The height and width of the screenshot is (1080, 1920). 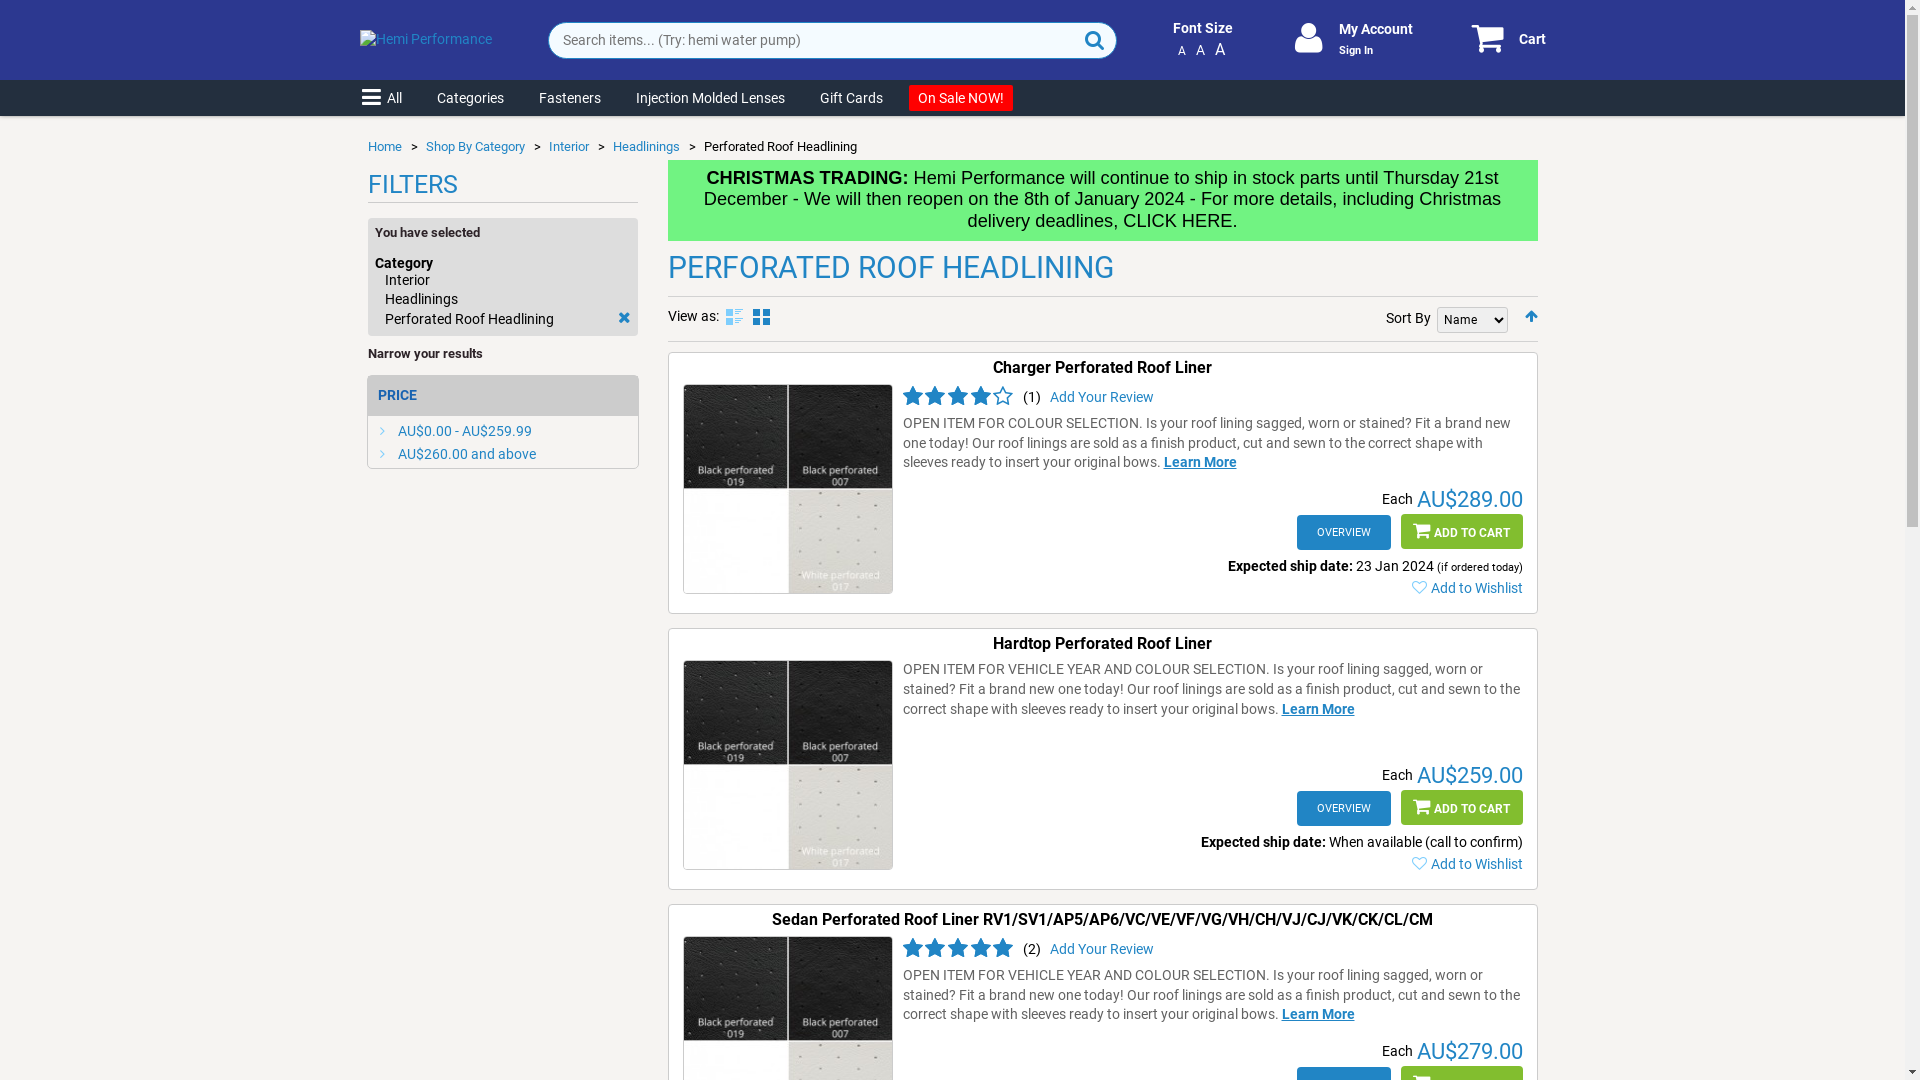 What do you see at coordinates (610, 145) in the screenshot?
I see `'Headlinings'` at bounding box center [610, 145].